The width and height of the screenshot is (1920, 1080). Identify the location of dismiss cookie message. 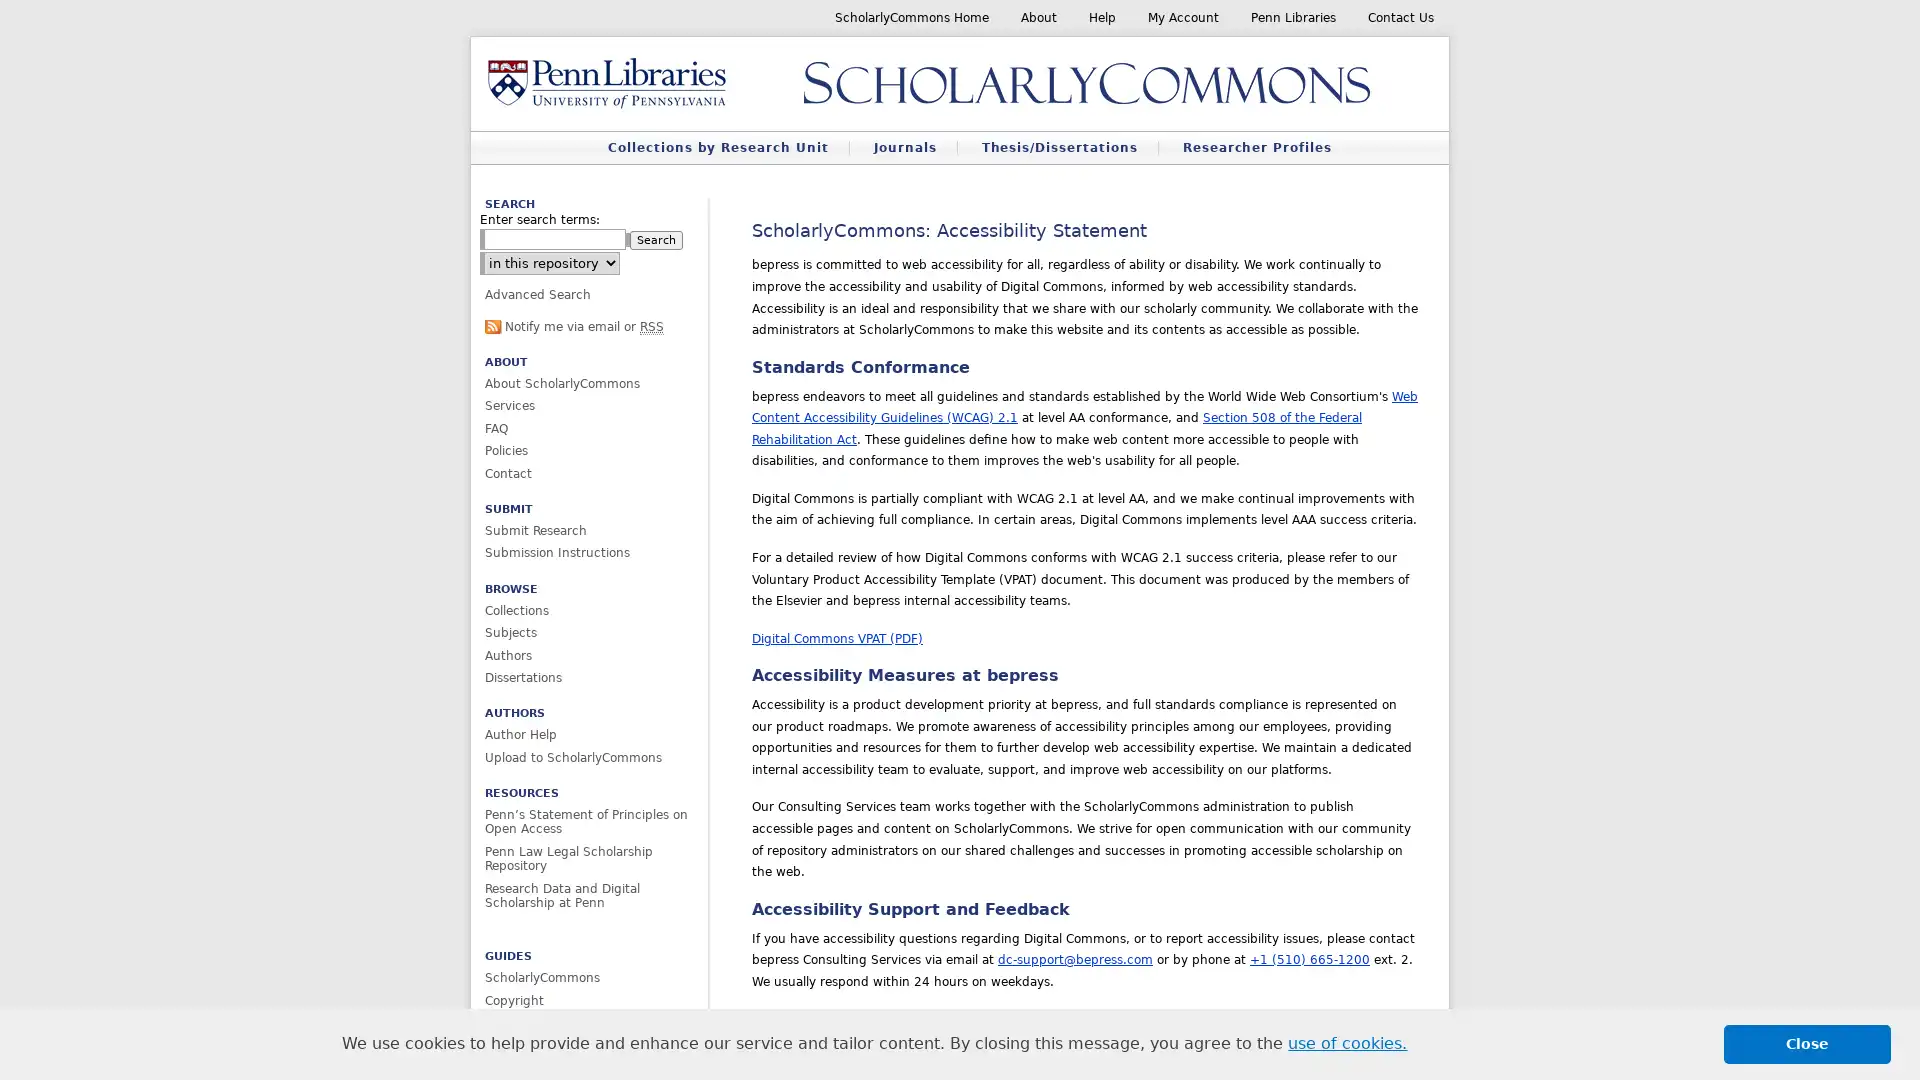
(1807, 1043).